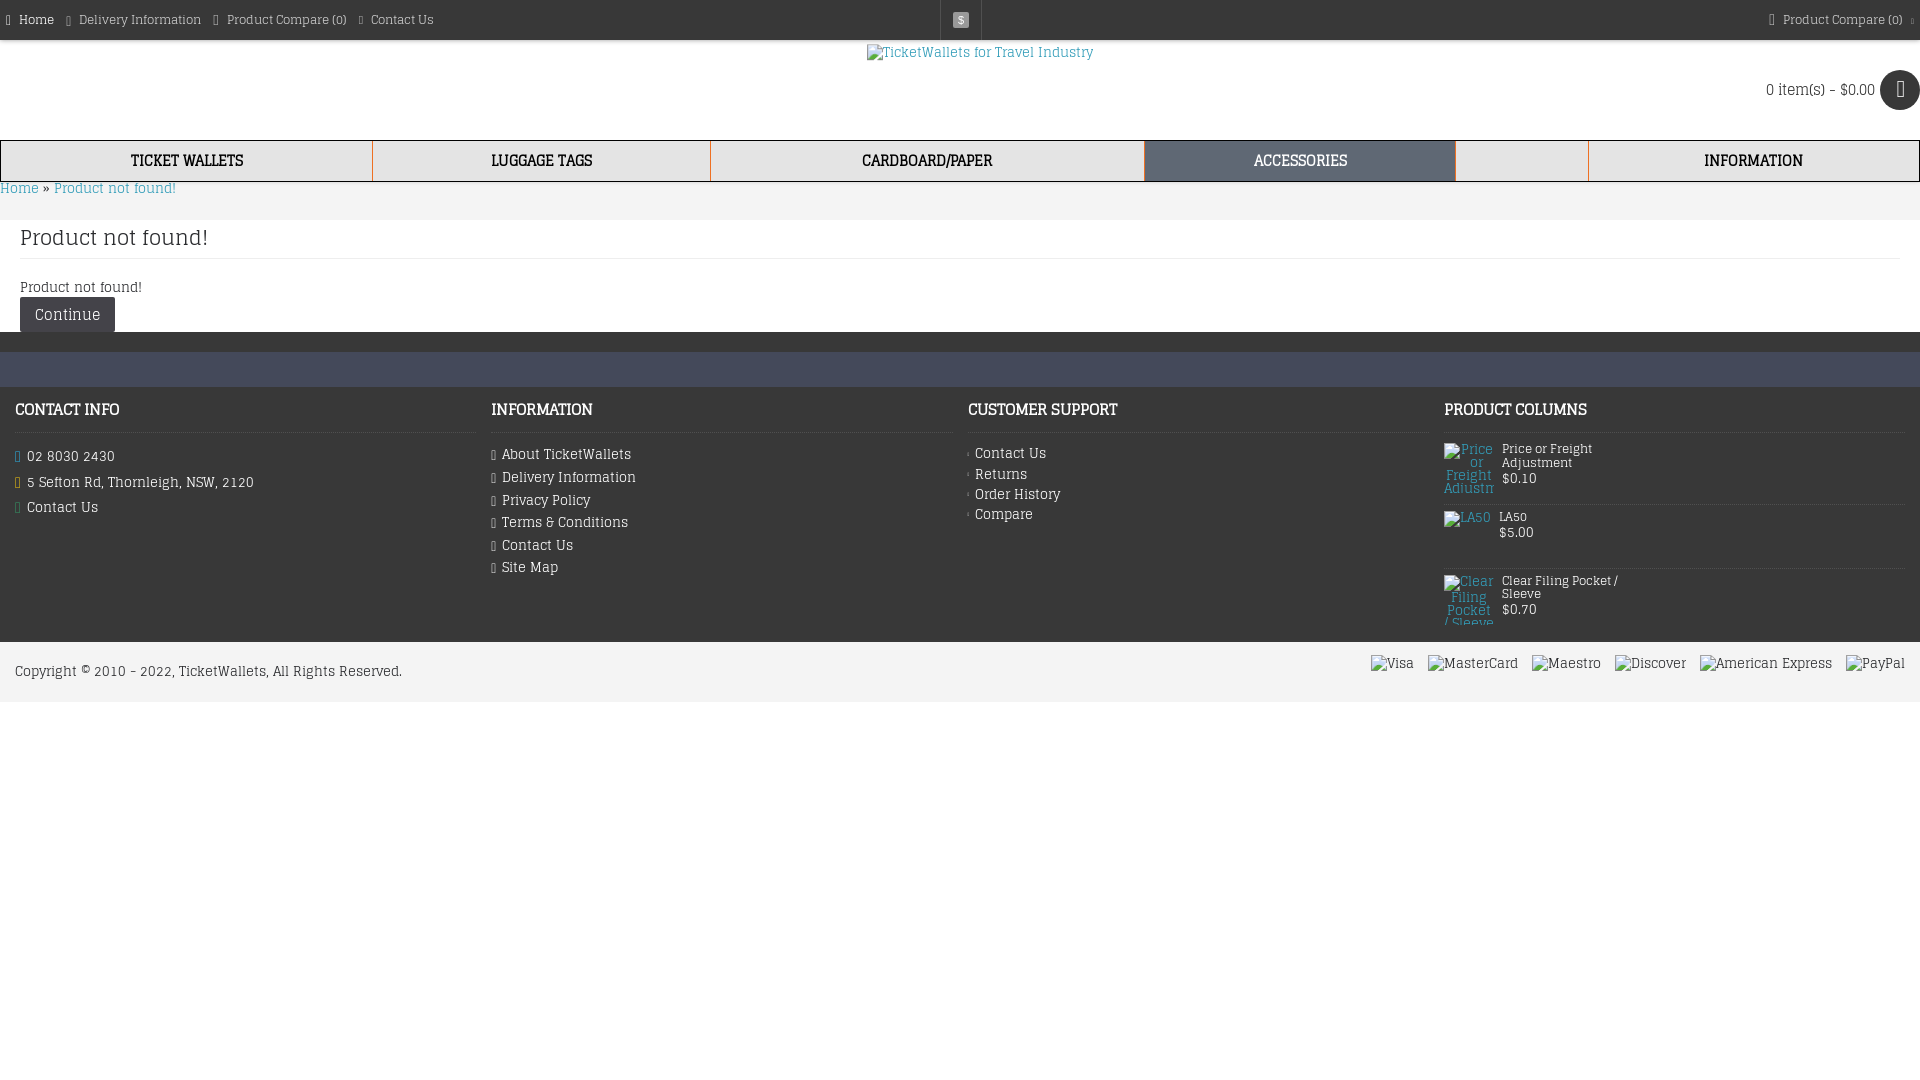 This screenshot has height=1080, width=1920. I want to click on 'Clear Filing Pocket / Sleeve', so click(1572, 586).